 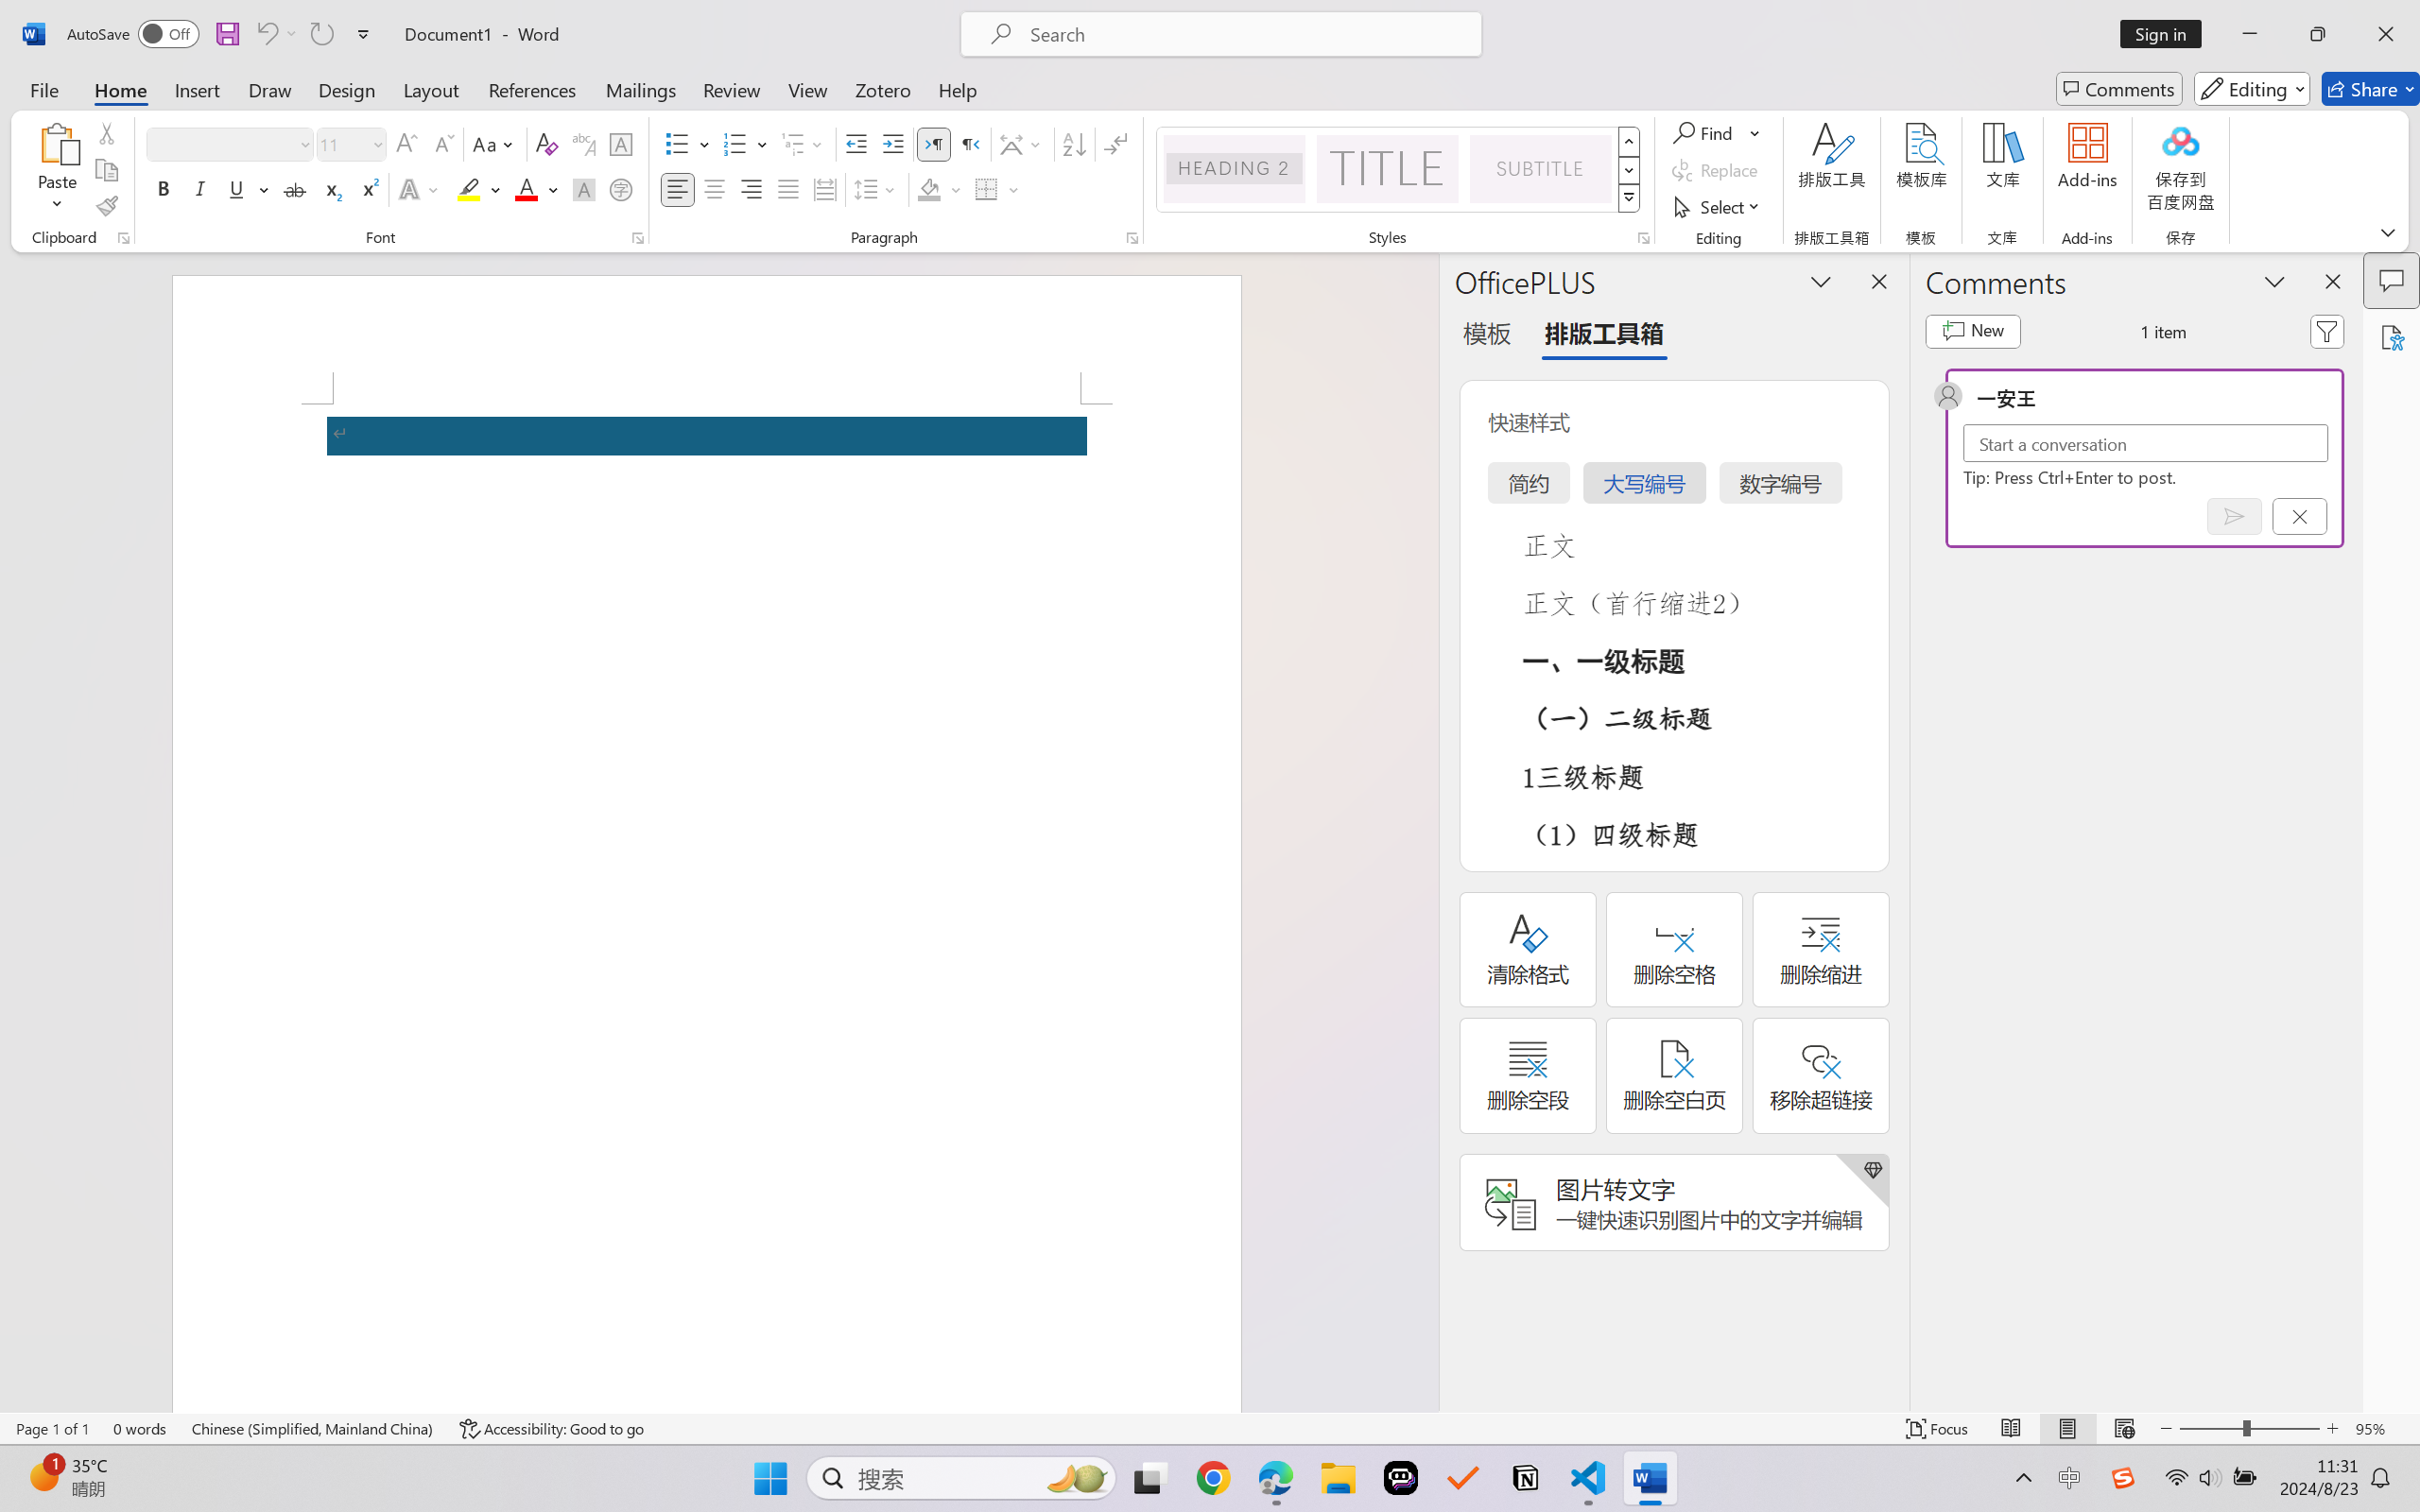 What do you see at coordinates (2327, 331) in the screenshot?
I see `'Filter'` at bounding box center [2327, 331].